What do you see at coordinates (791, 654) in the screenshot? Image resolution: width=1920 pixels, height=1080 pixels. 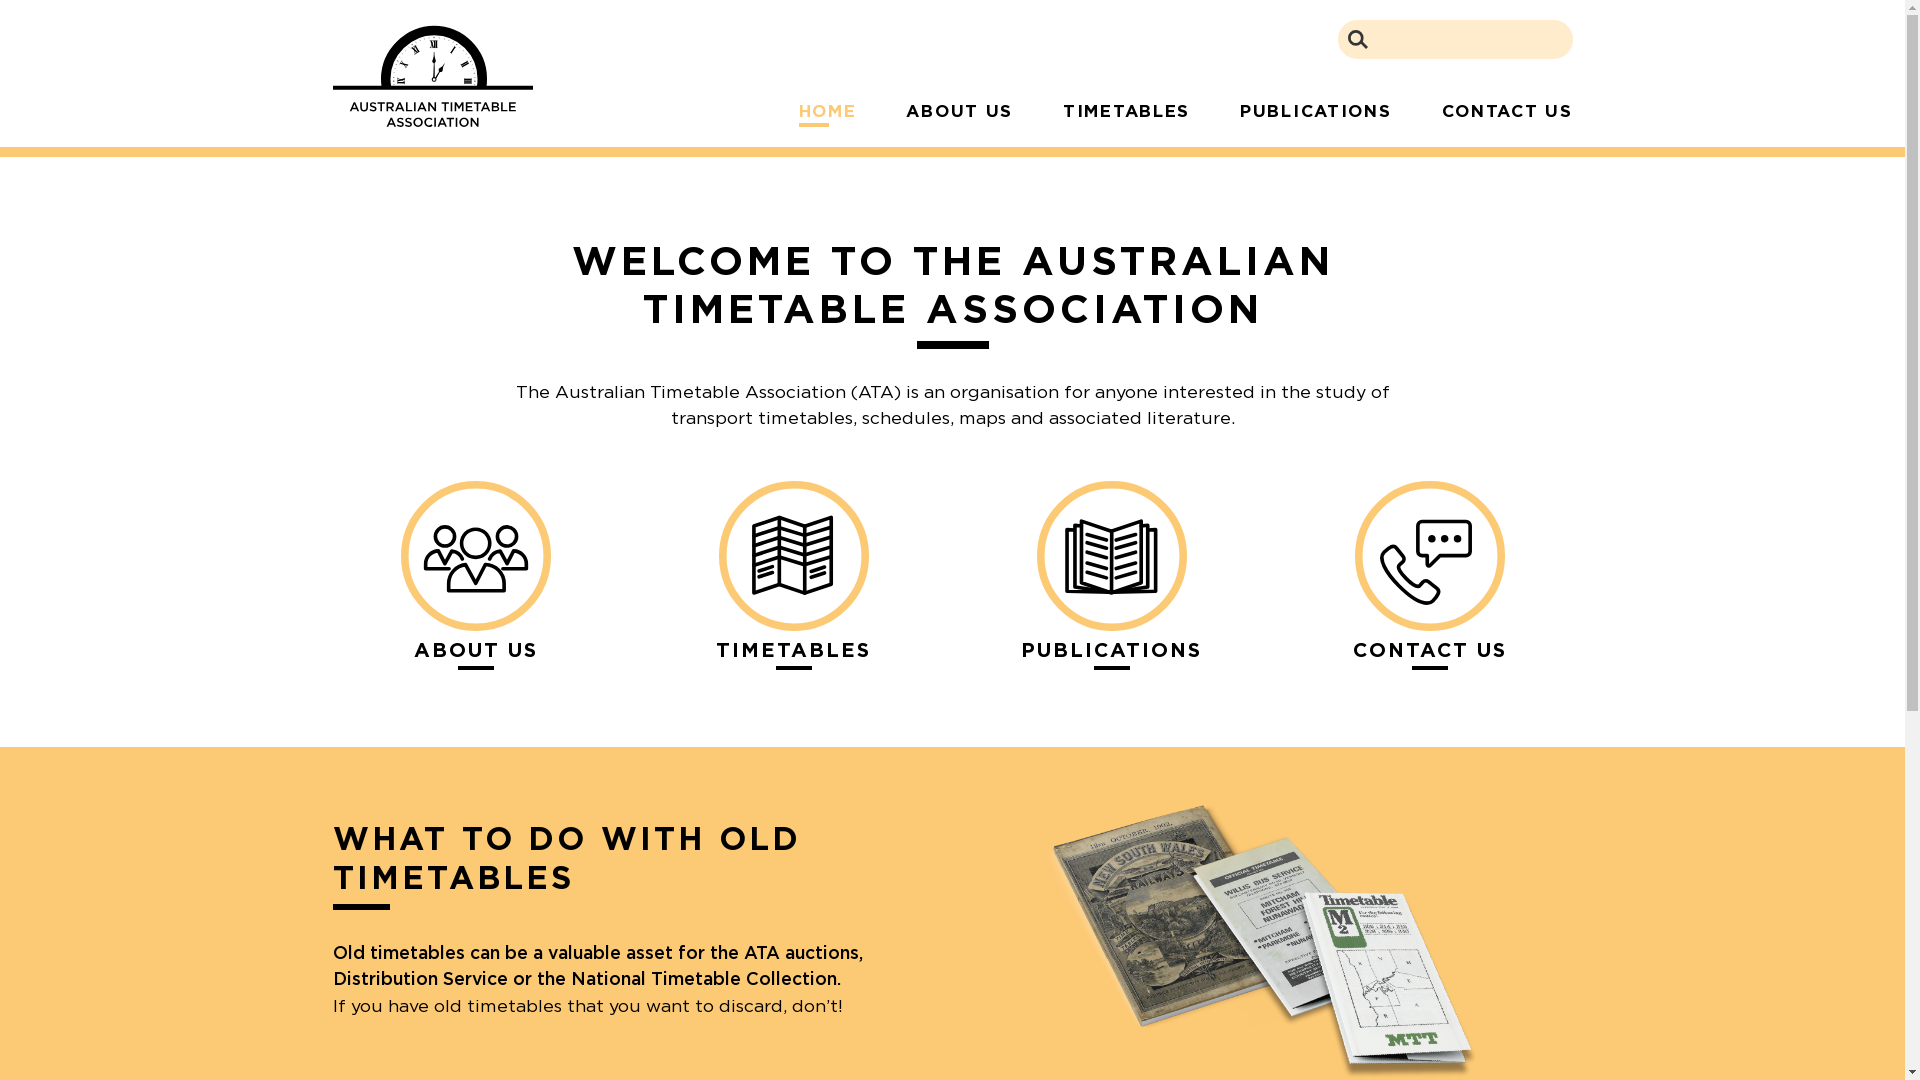 I see `'TIMETABLES'` at bounding box center [791, 654].